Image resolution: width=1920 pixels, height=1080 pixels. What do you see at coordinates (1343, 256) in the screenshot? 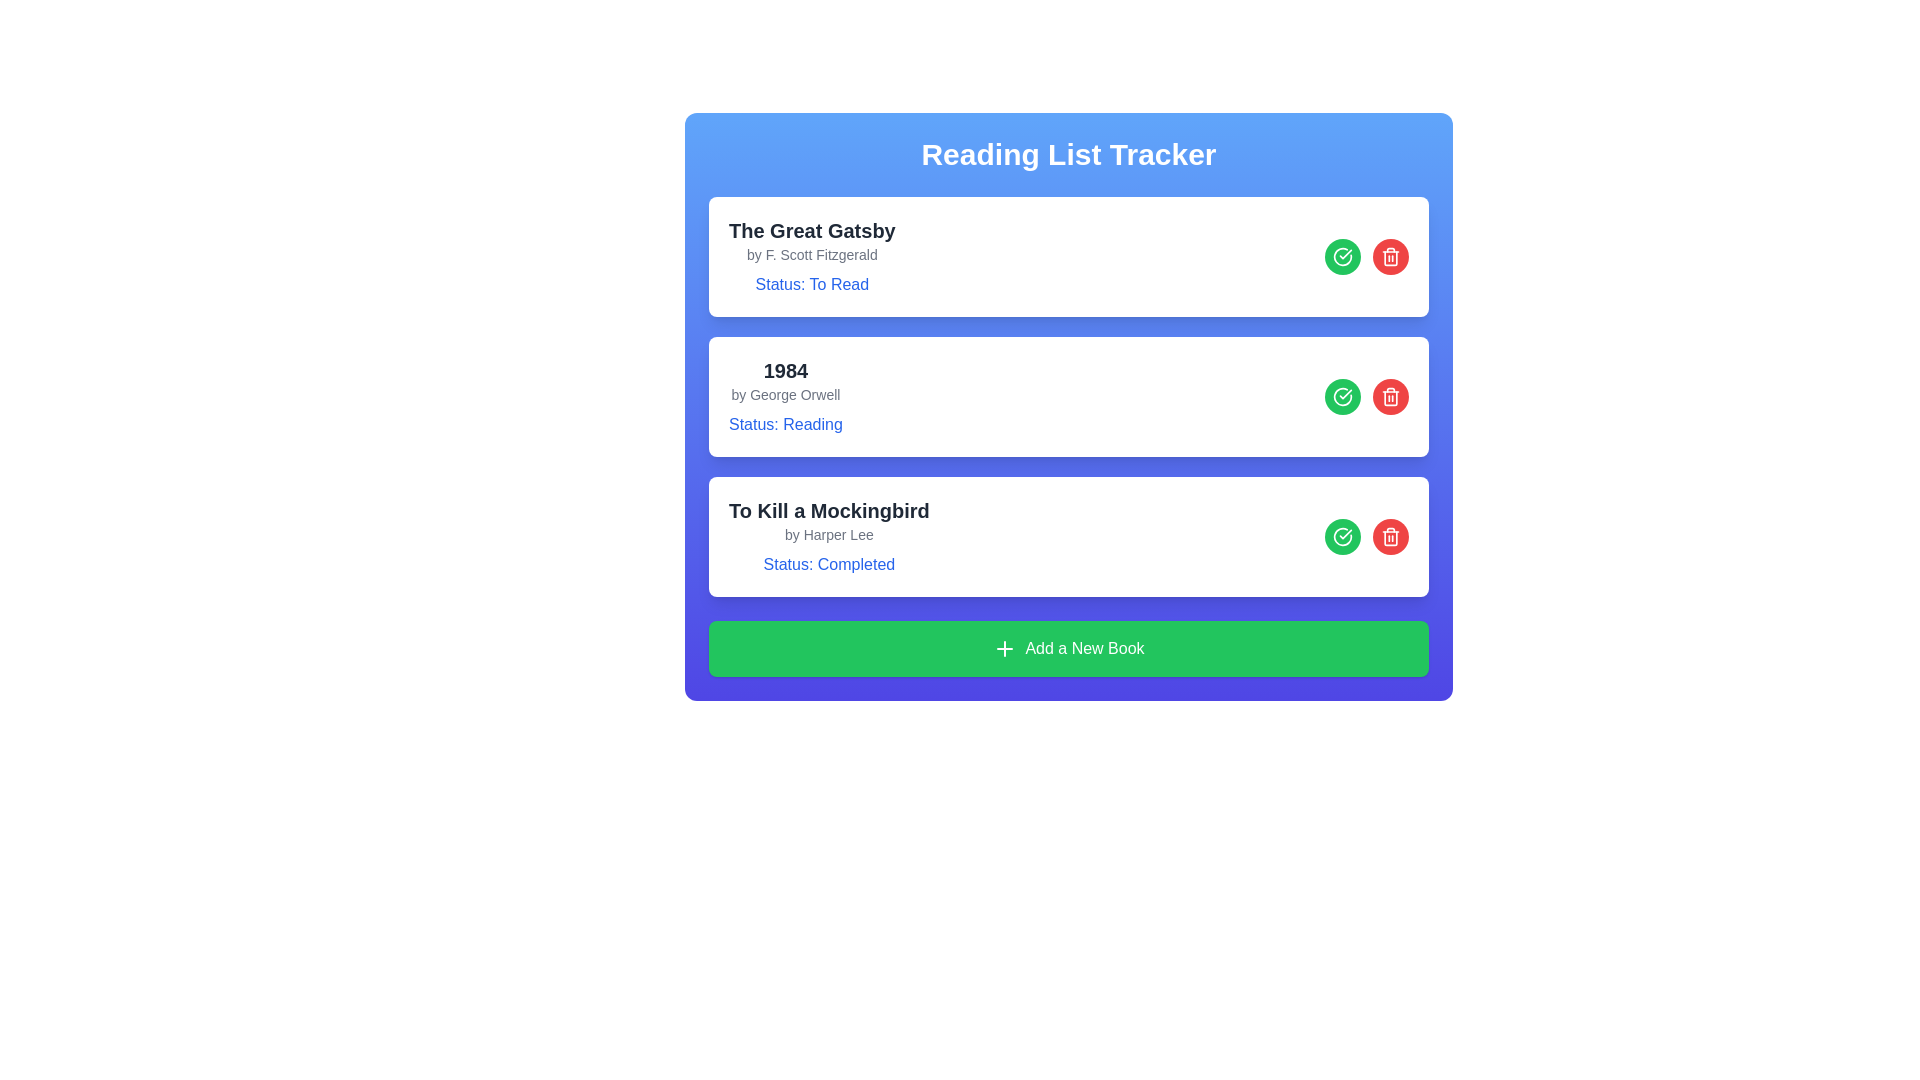
I see `the circular green button with a white checkmark located to the right of the item's text information in the first item row of the list, which is positioned left of a red delete button` at bounding box center [1343, 256].